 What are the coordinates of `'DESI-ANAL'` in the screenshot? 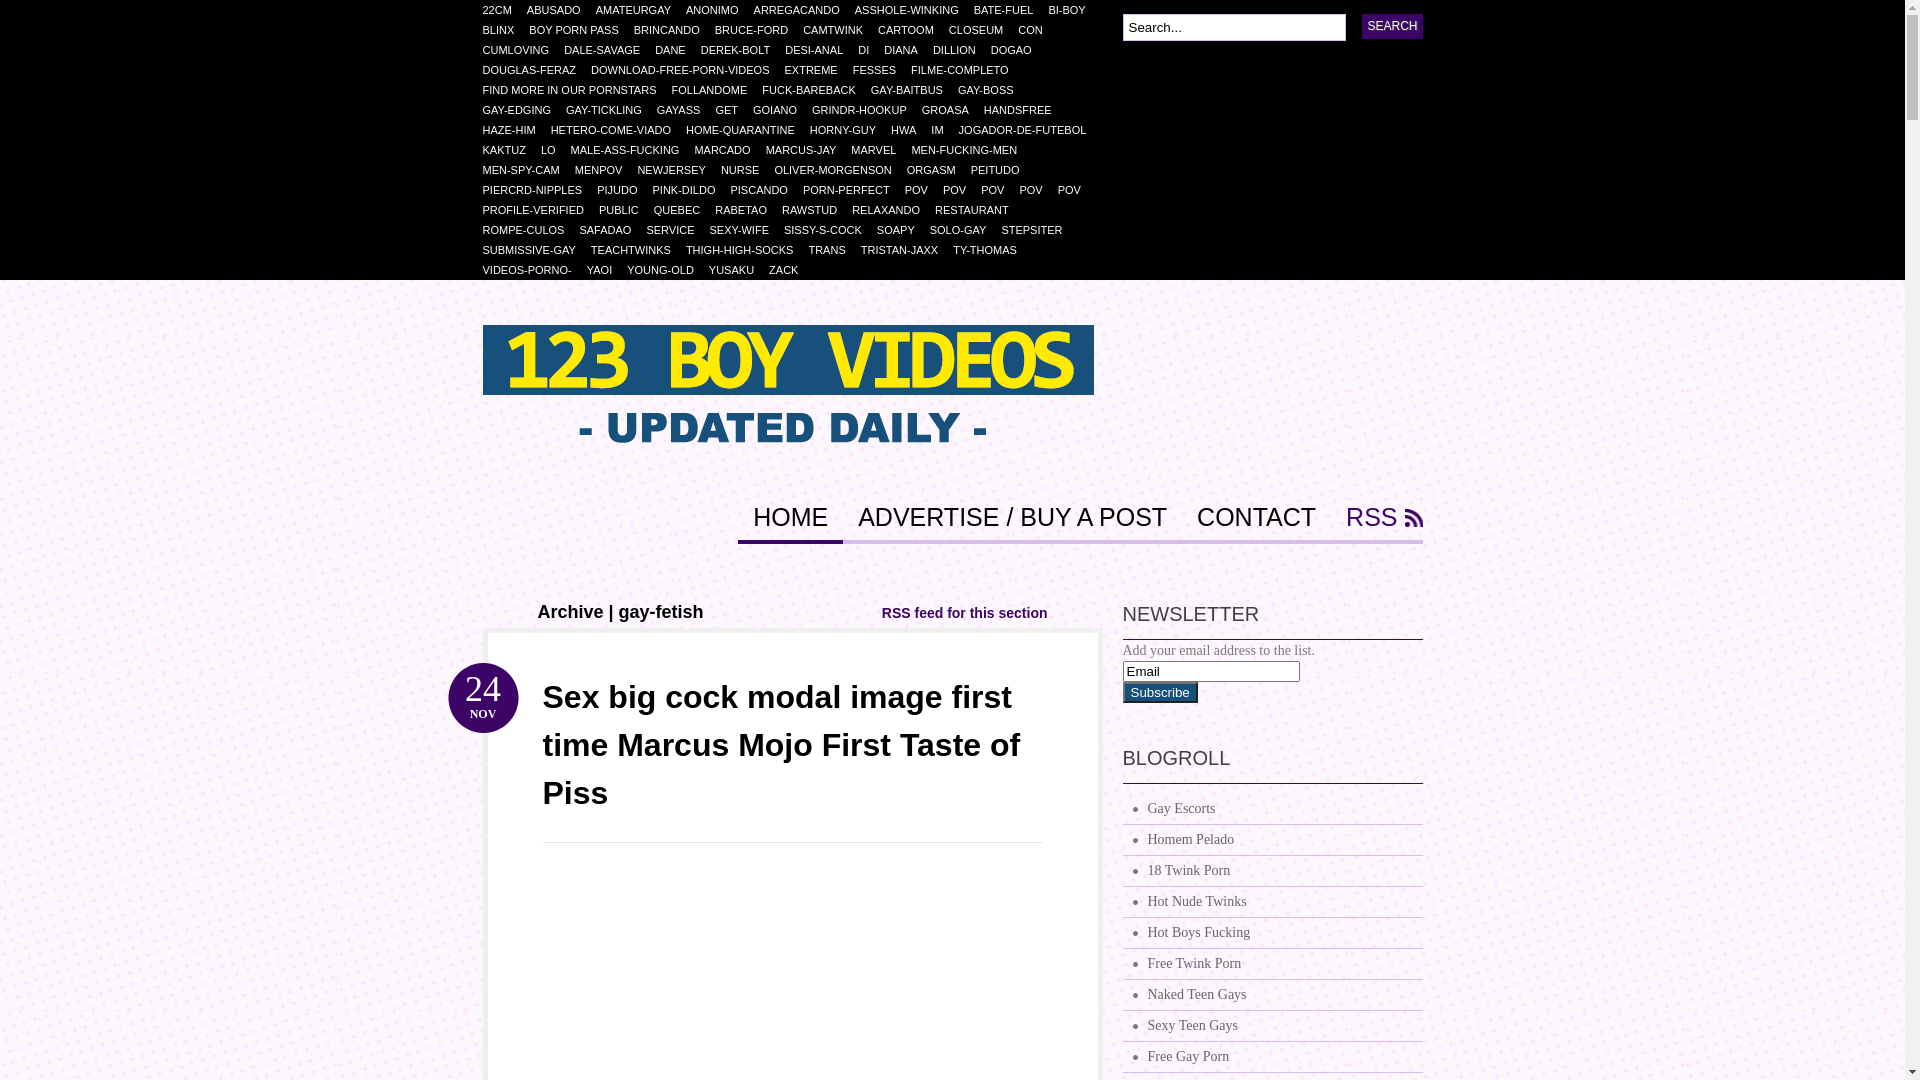 It's located at (821, 49).